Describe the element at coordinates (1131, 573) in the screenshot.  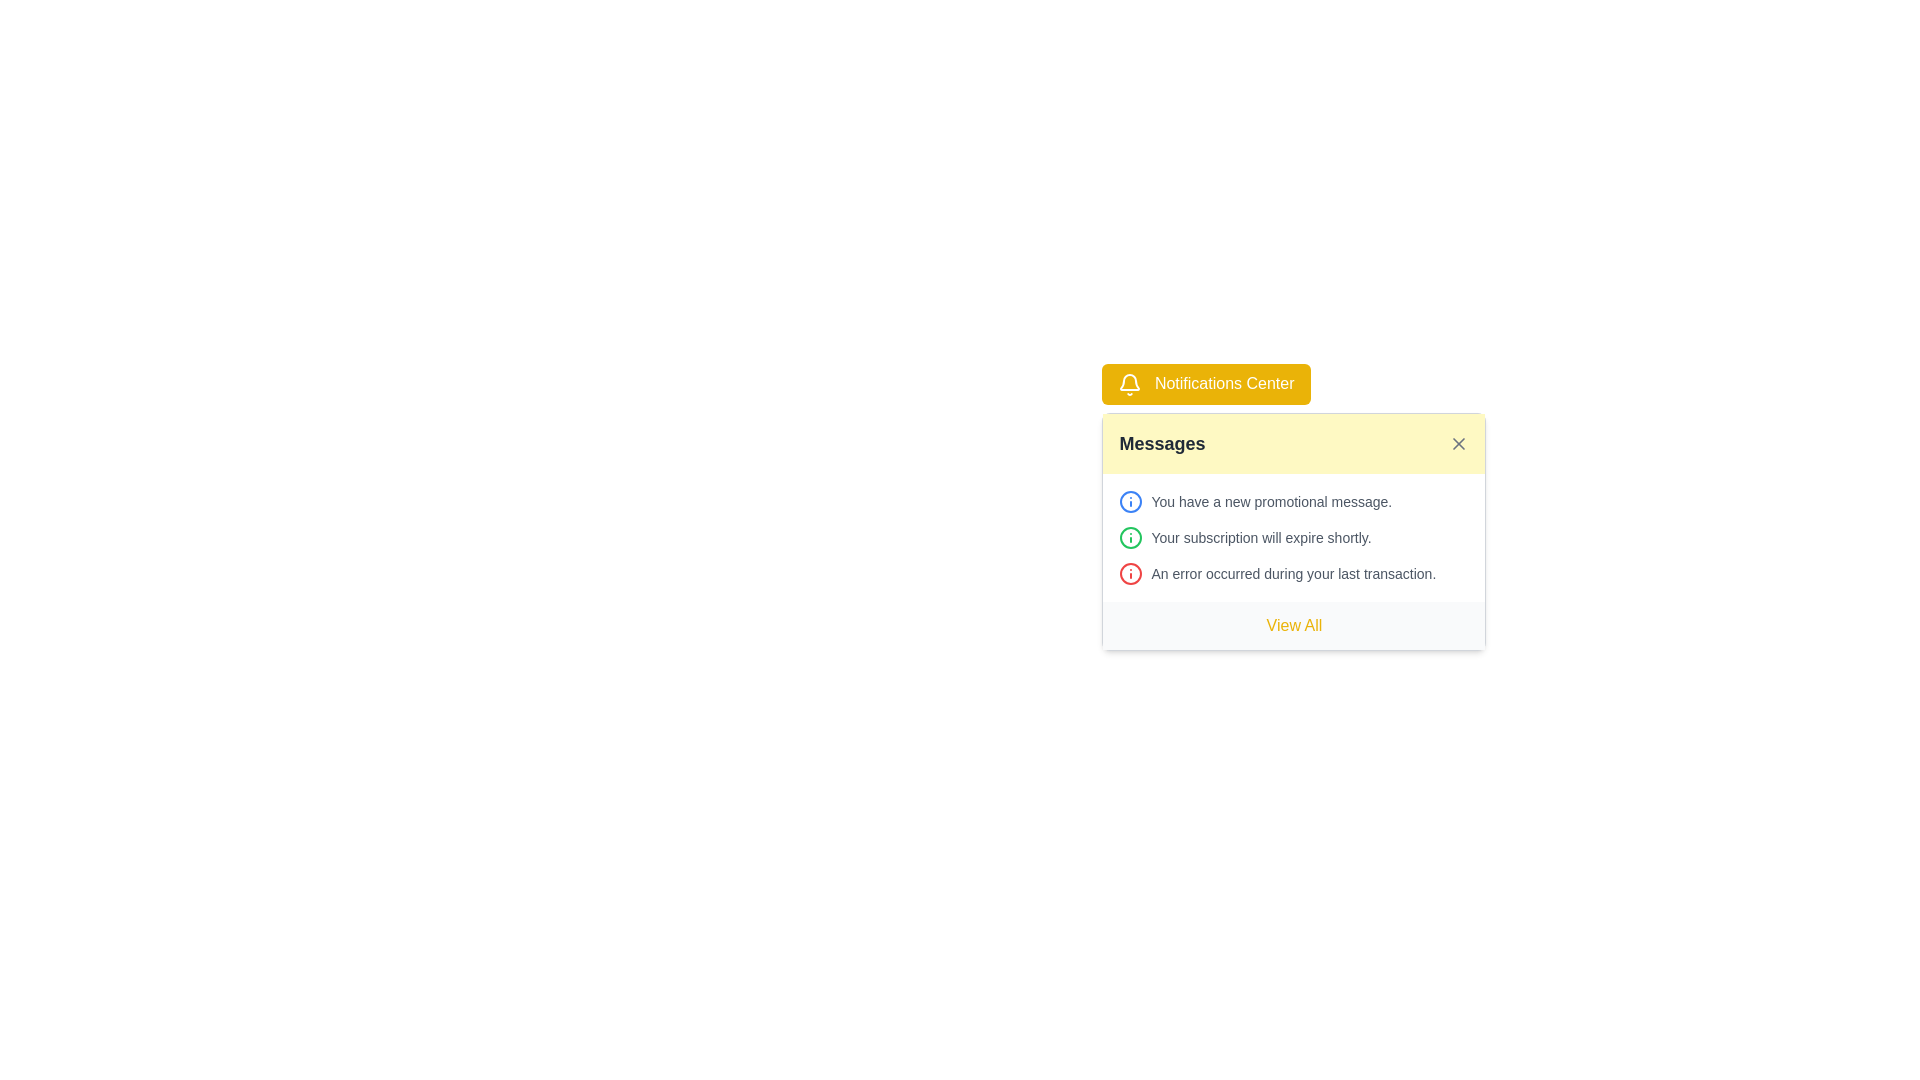
I see `the error/warning icon located in the third notification entry of the notification panel, which is positioned to the left of the message text 'An error occurred during your last transaction.'` at that location.